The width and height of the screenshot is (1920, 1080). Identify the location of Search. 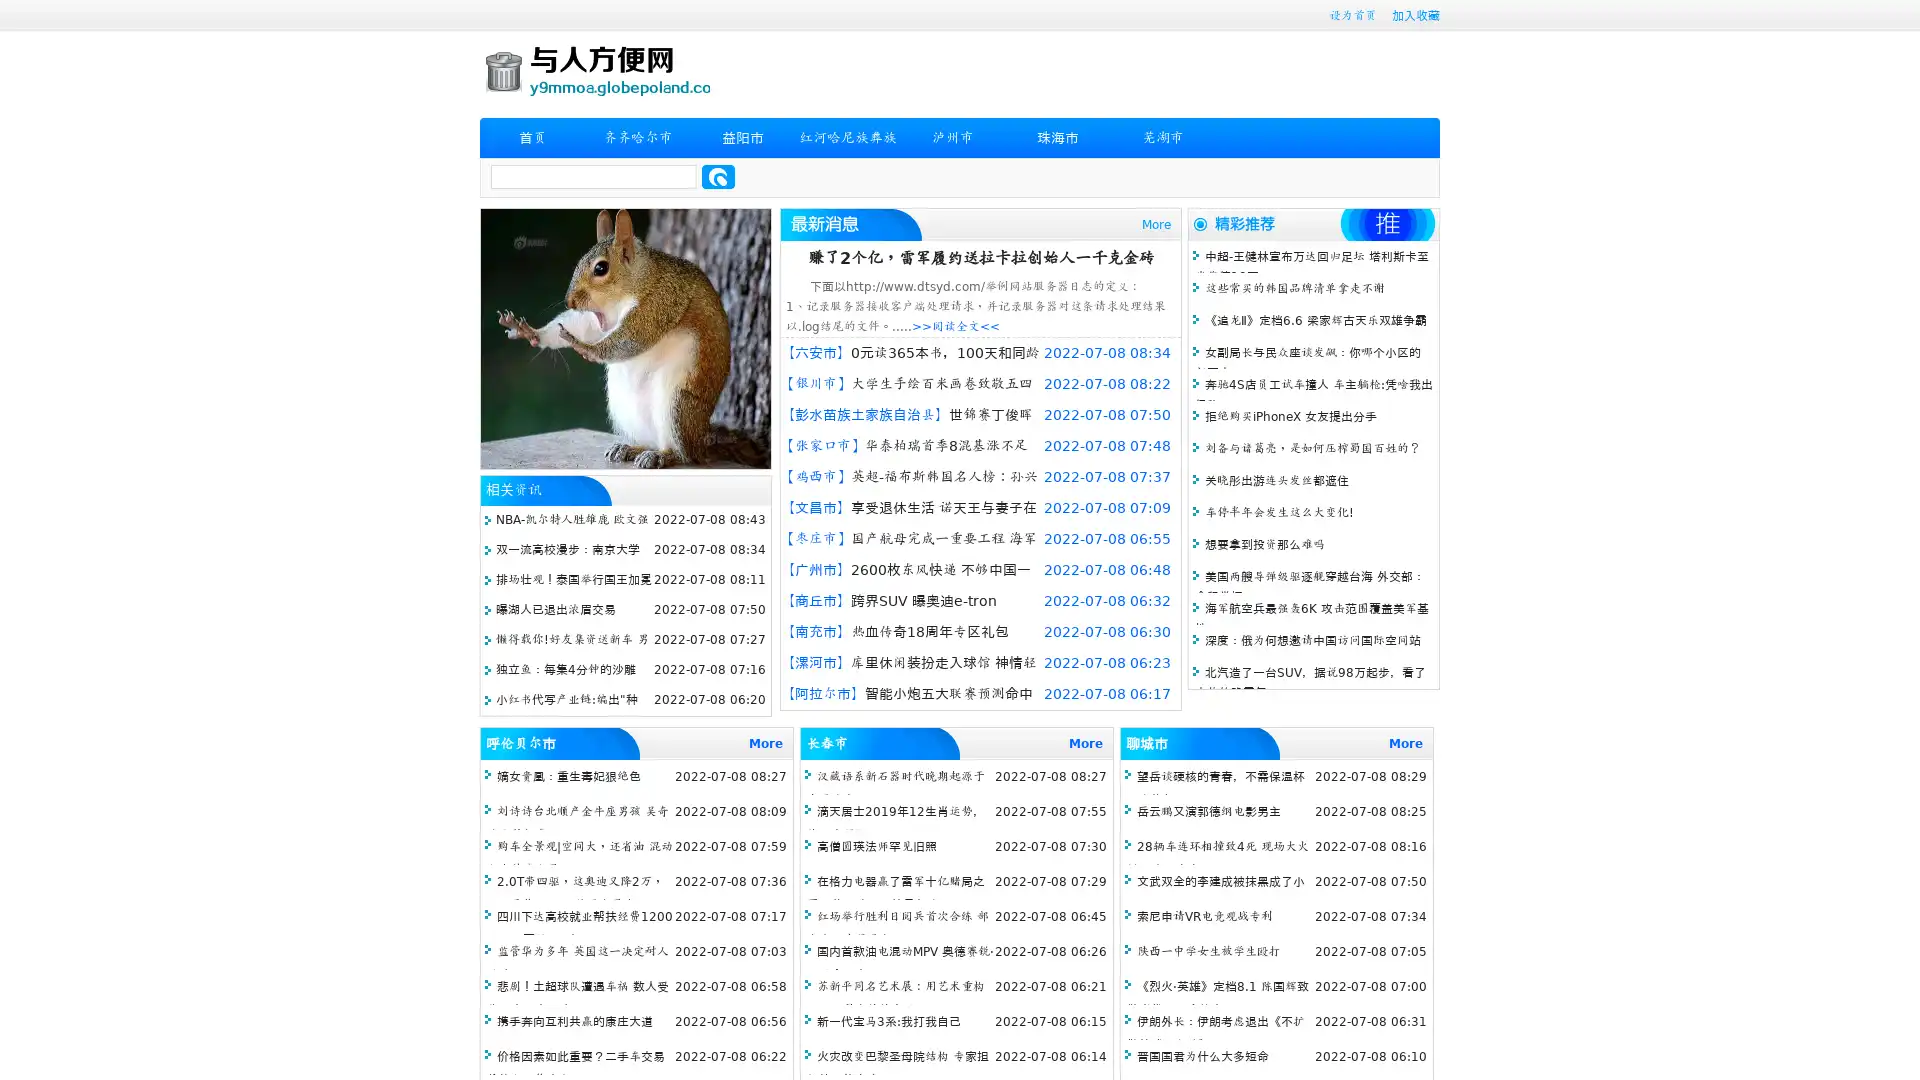
(718, 176).